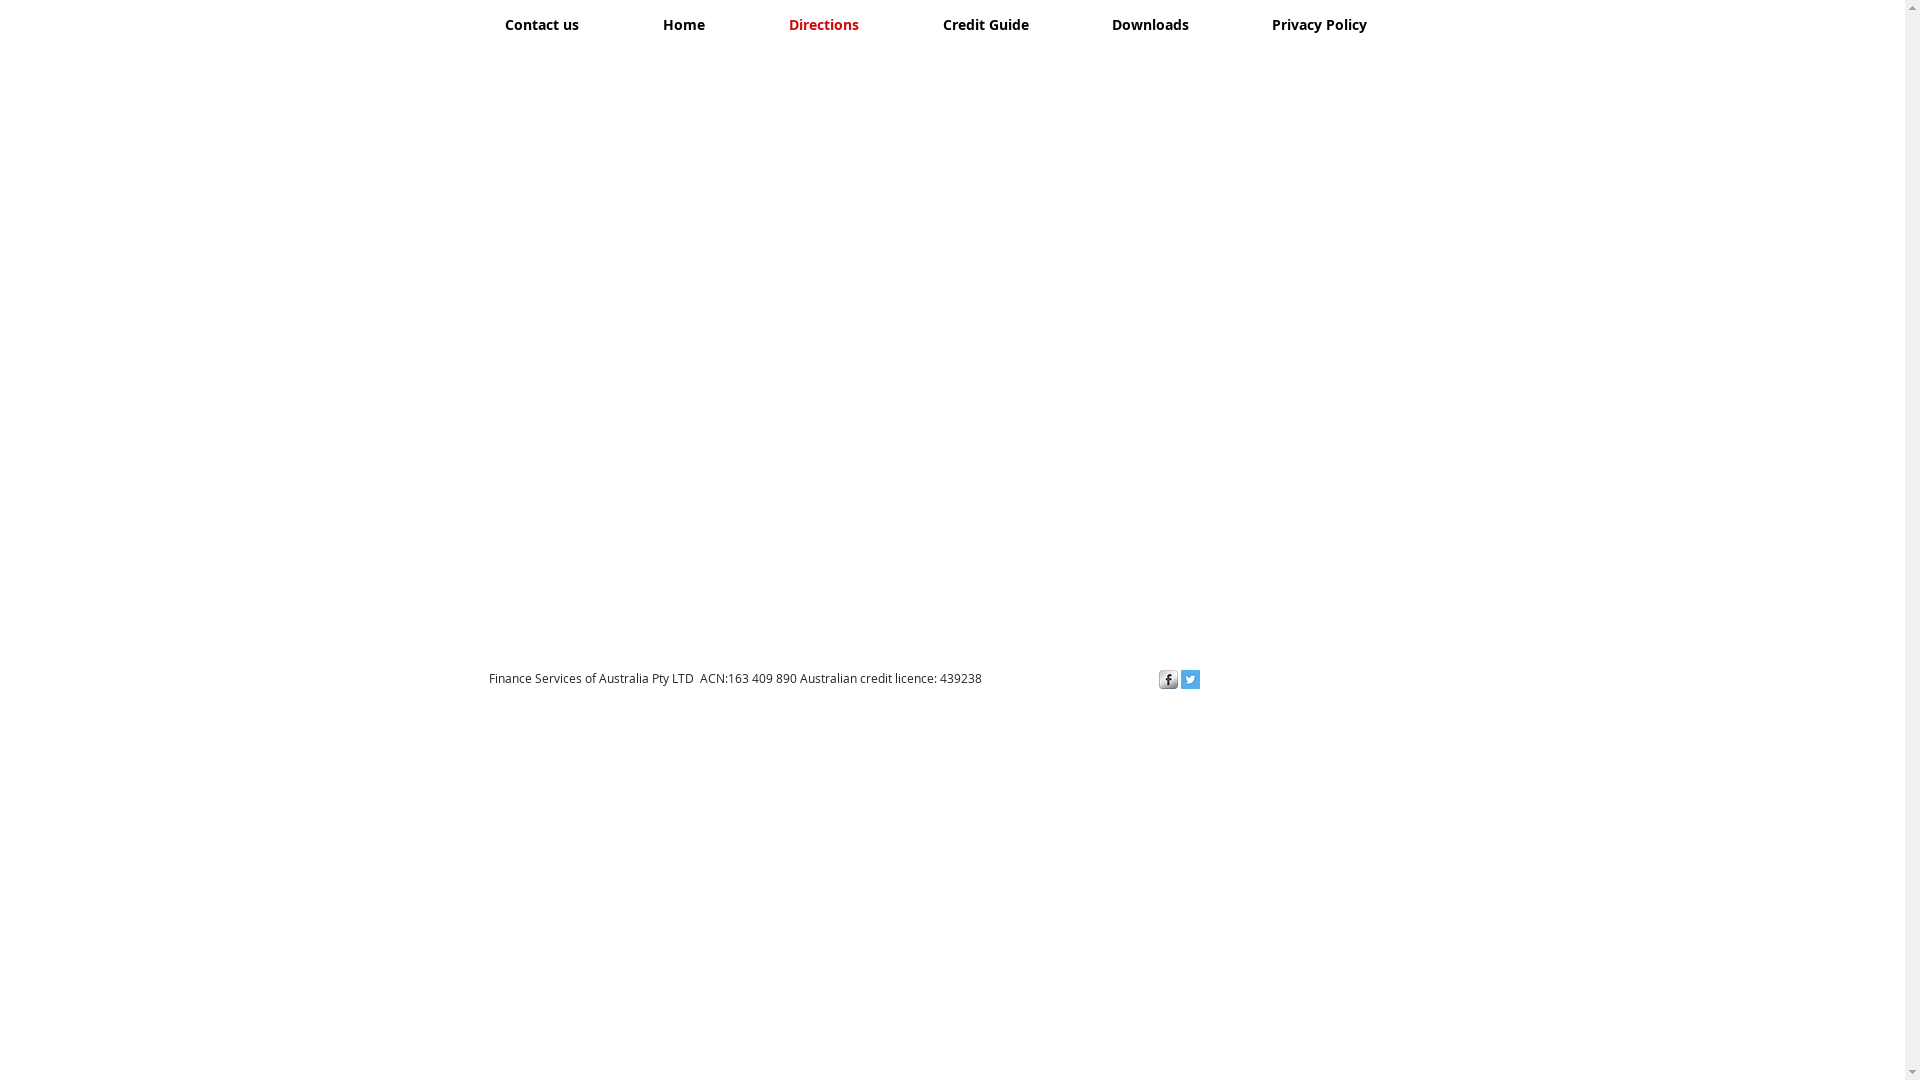 Image resolution: width=1920 pixels, height=1080 pixels. Describe the element at coordinates (1228, 24) in the screenshot. I see `'Privacy Policy'` at that location.